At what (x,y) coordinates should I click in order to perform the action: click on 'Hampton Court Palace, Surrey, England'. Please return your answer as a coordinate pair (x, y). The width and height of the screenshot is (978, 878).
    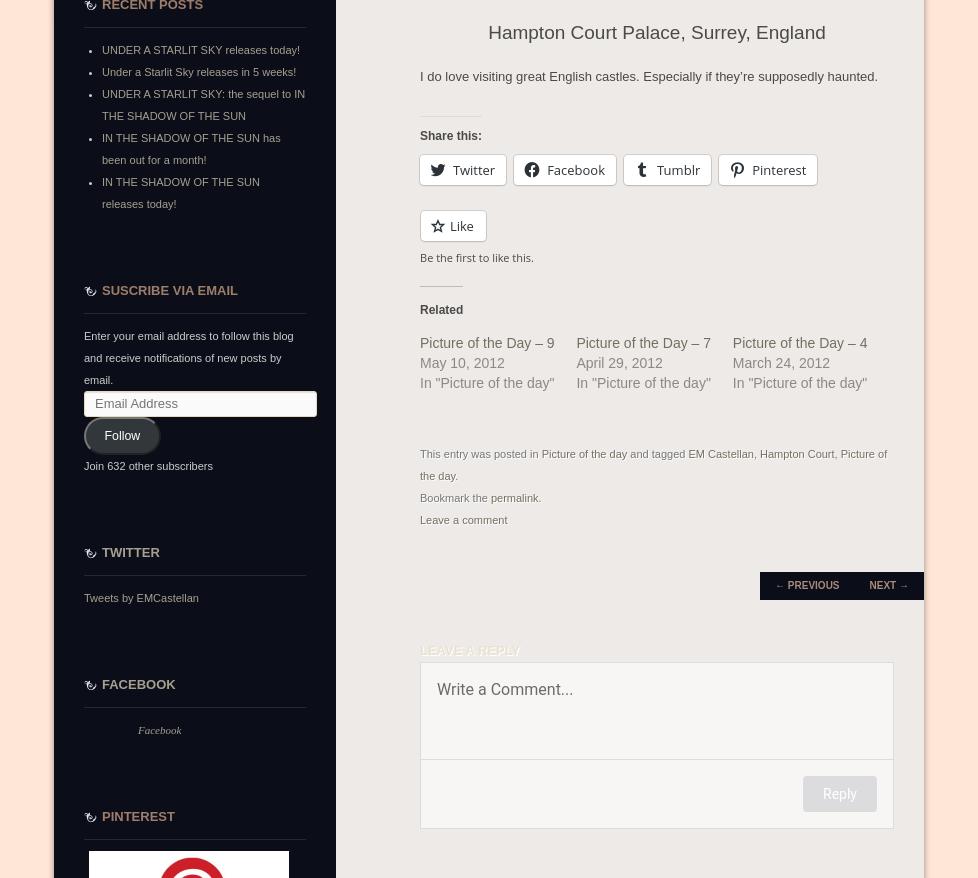
    Looking at the image, I should click on (656, 30).